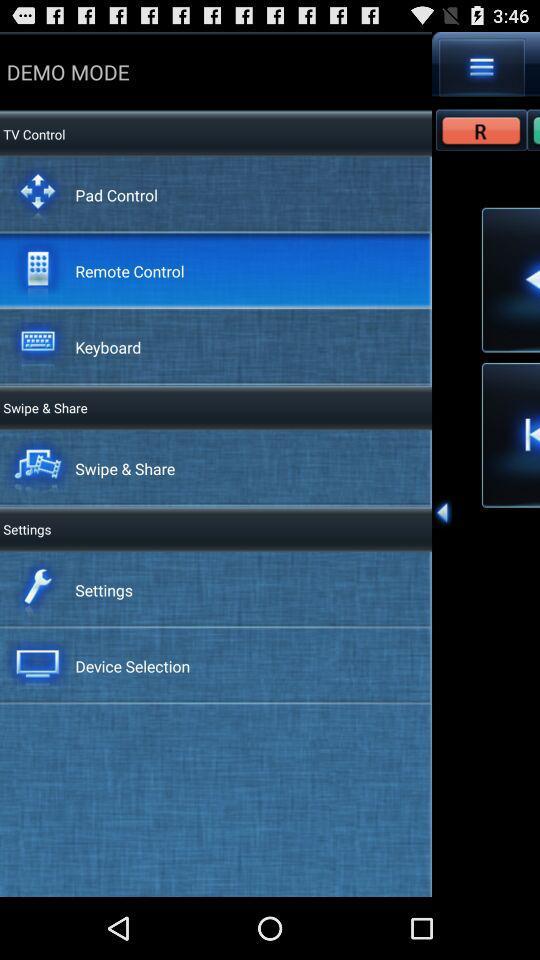  Describe the element at coordinates (108, 347) in the screenshot. I see `keyboard` at that location.